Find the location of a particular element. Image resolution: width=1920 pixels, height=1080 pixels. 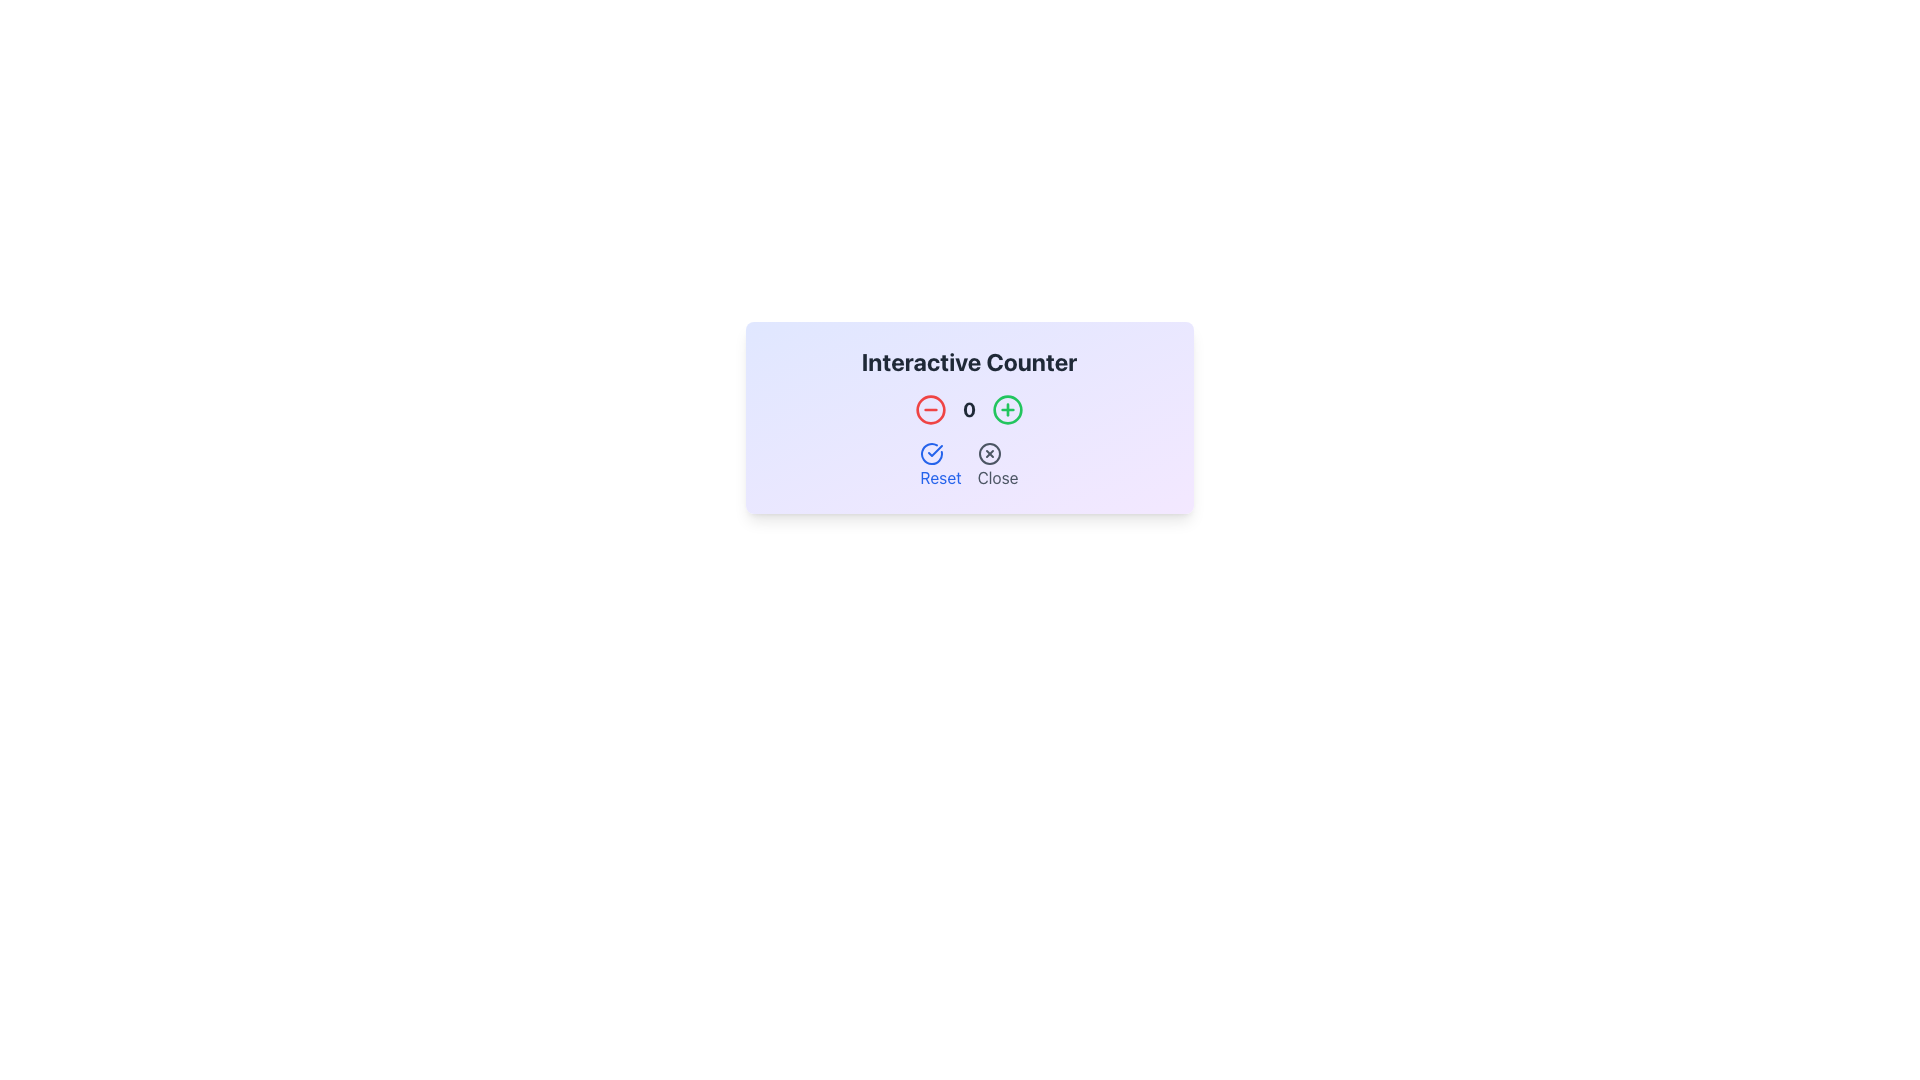

the green circular button with a plus icon (+) to increment the value is located at coordinates (1008, 408).